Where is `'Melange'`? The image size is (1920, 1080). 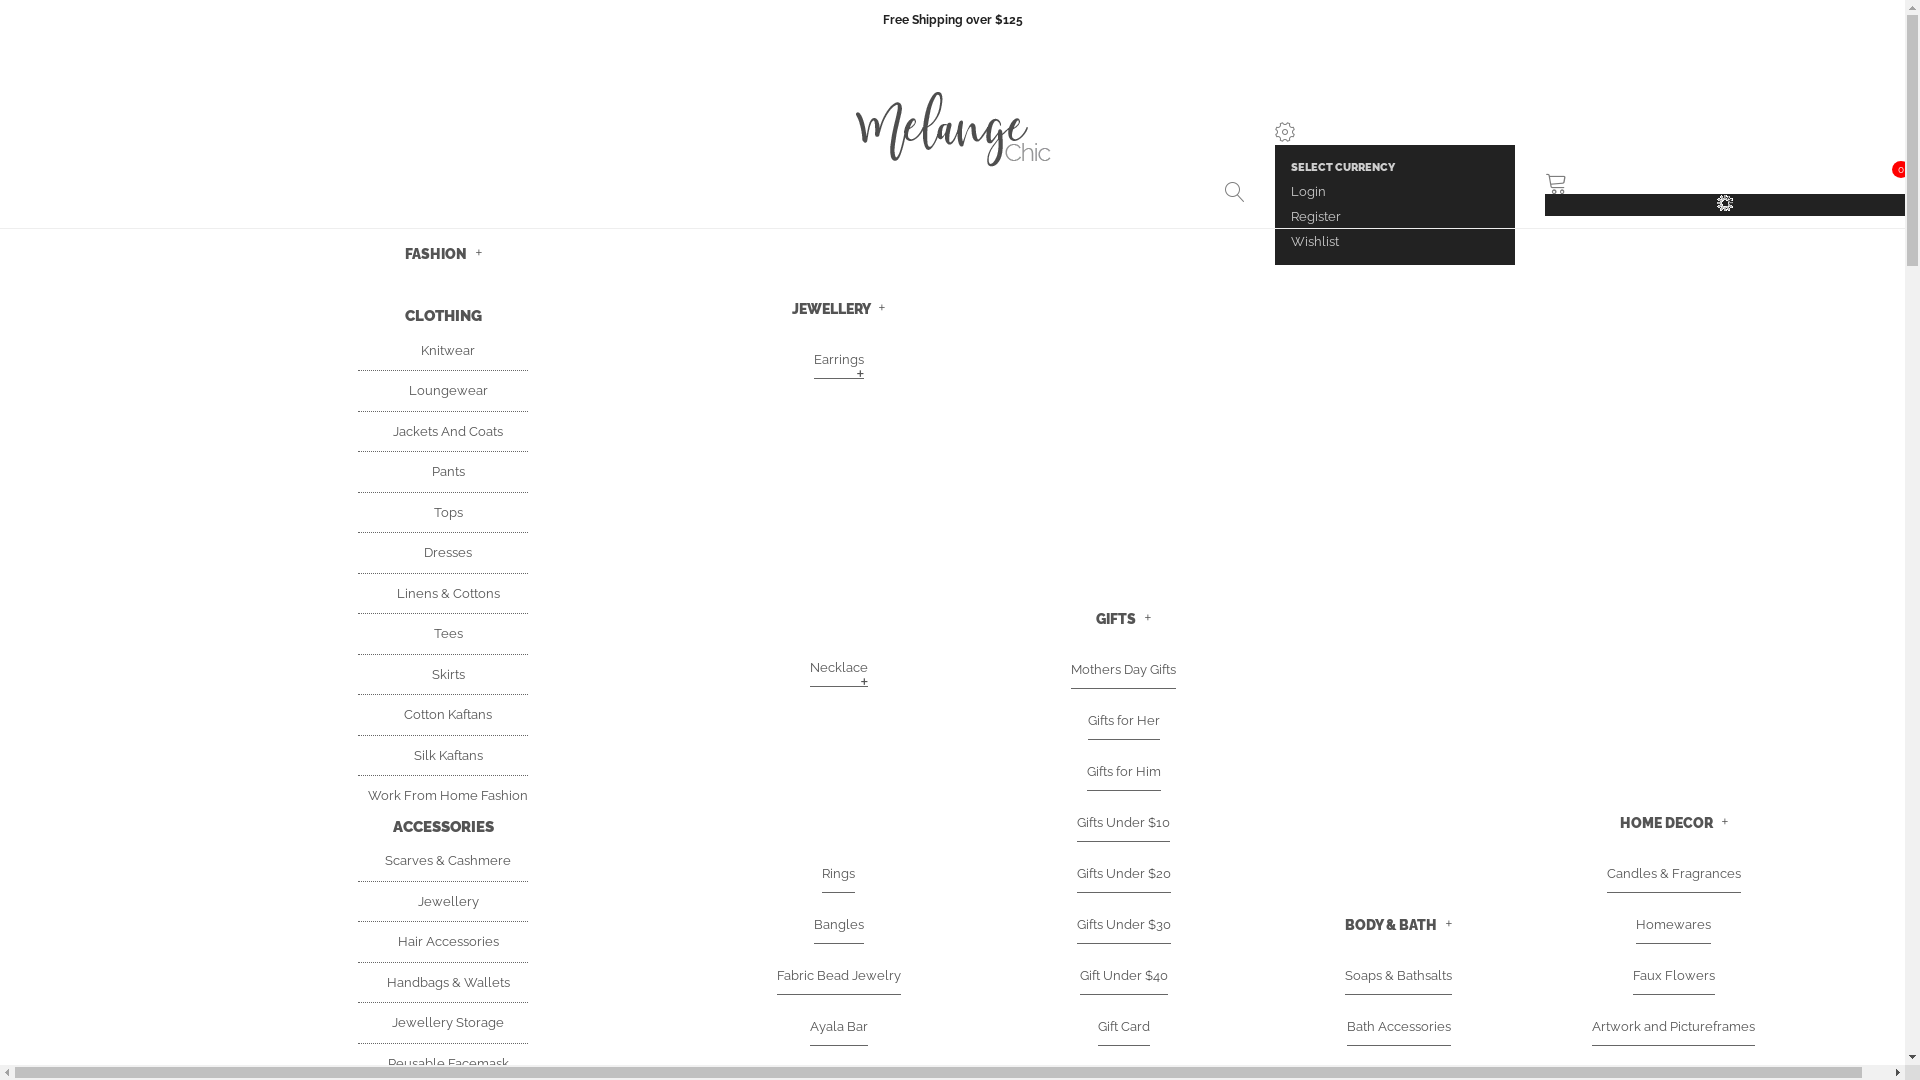 'Melange' is located at coordinates (950, 131).